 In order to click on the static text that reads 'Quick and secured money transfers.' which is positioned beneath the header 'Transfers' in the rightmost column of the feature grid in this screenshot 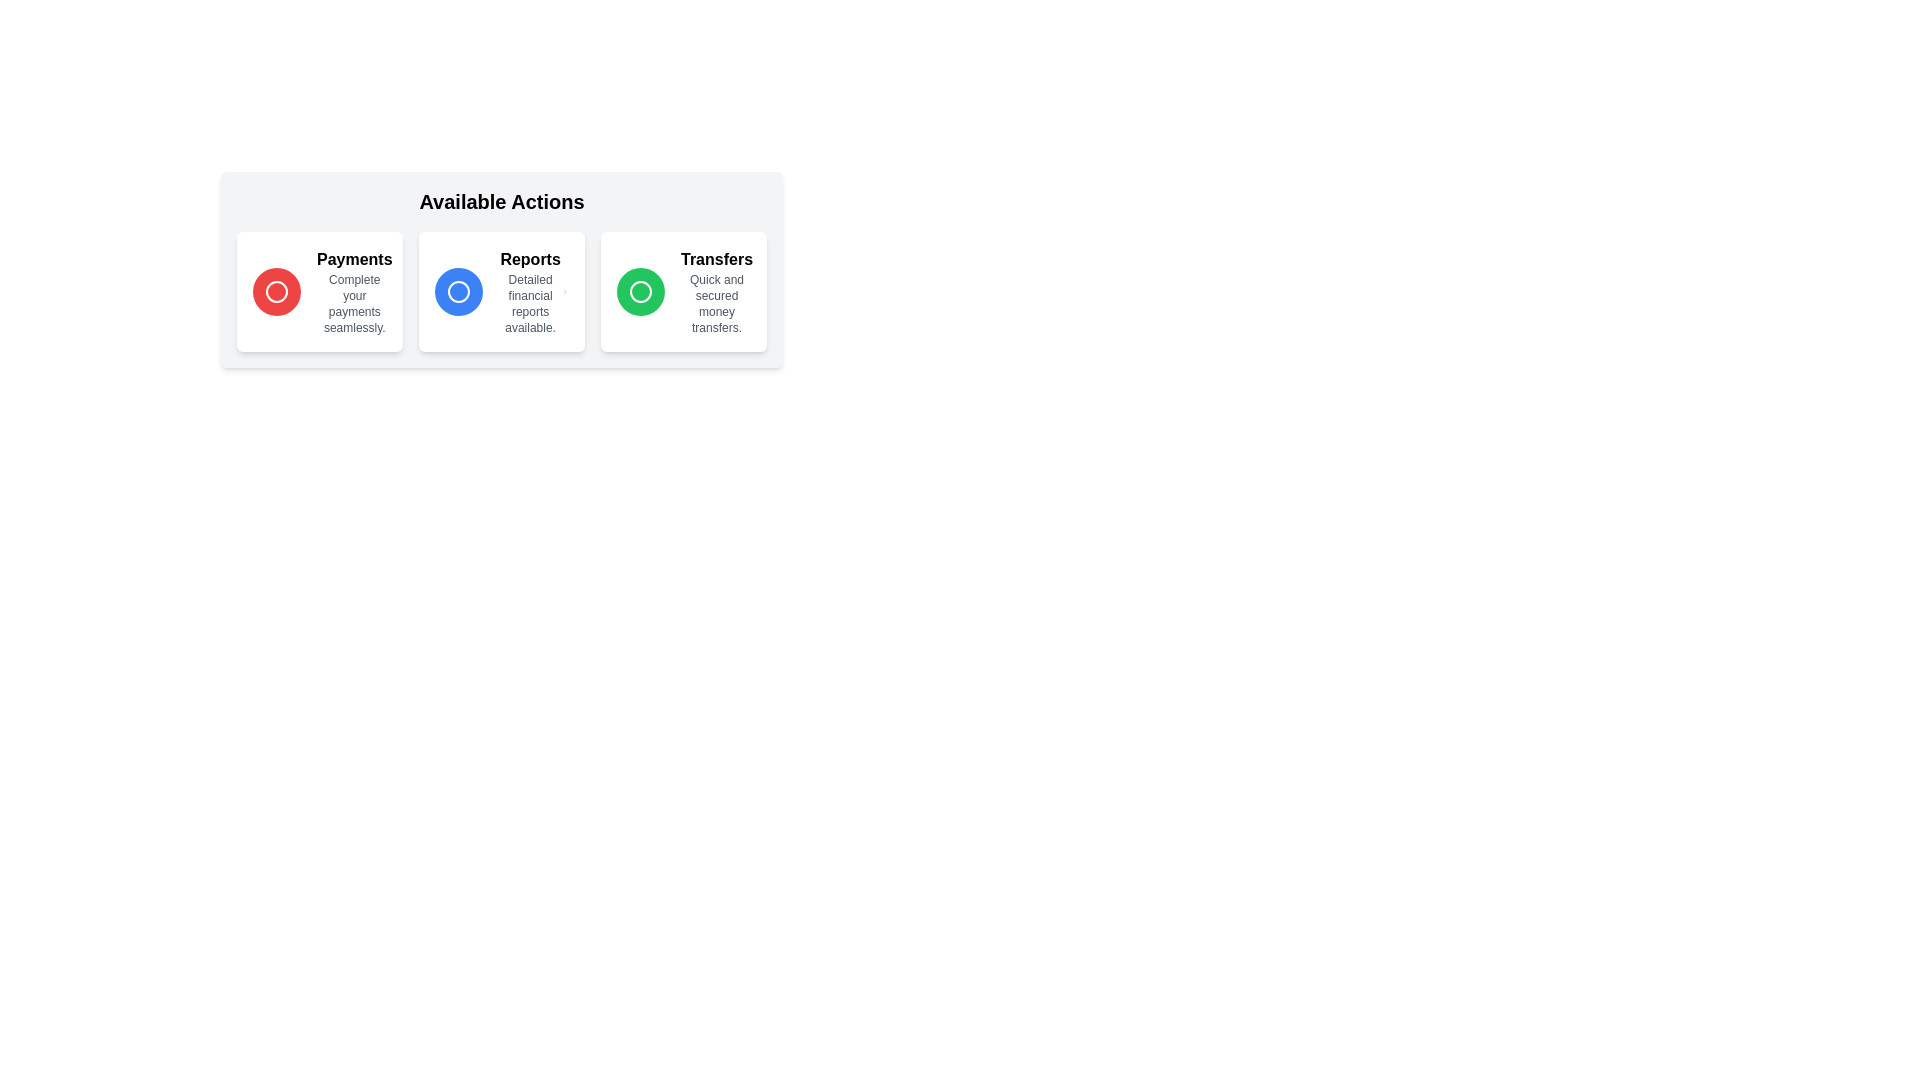, I will do `click(716, 304)`.